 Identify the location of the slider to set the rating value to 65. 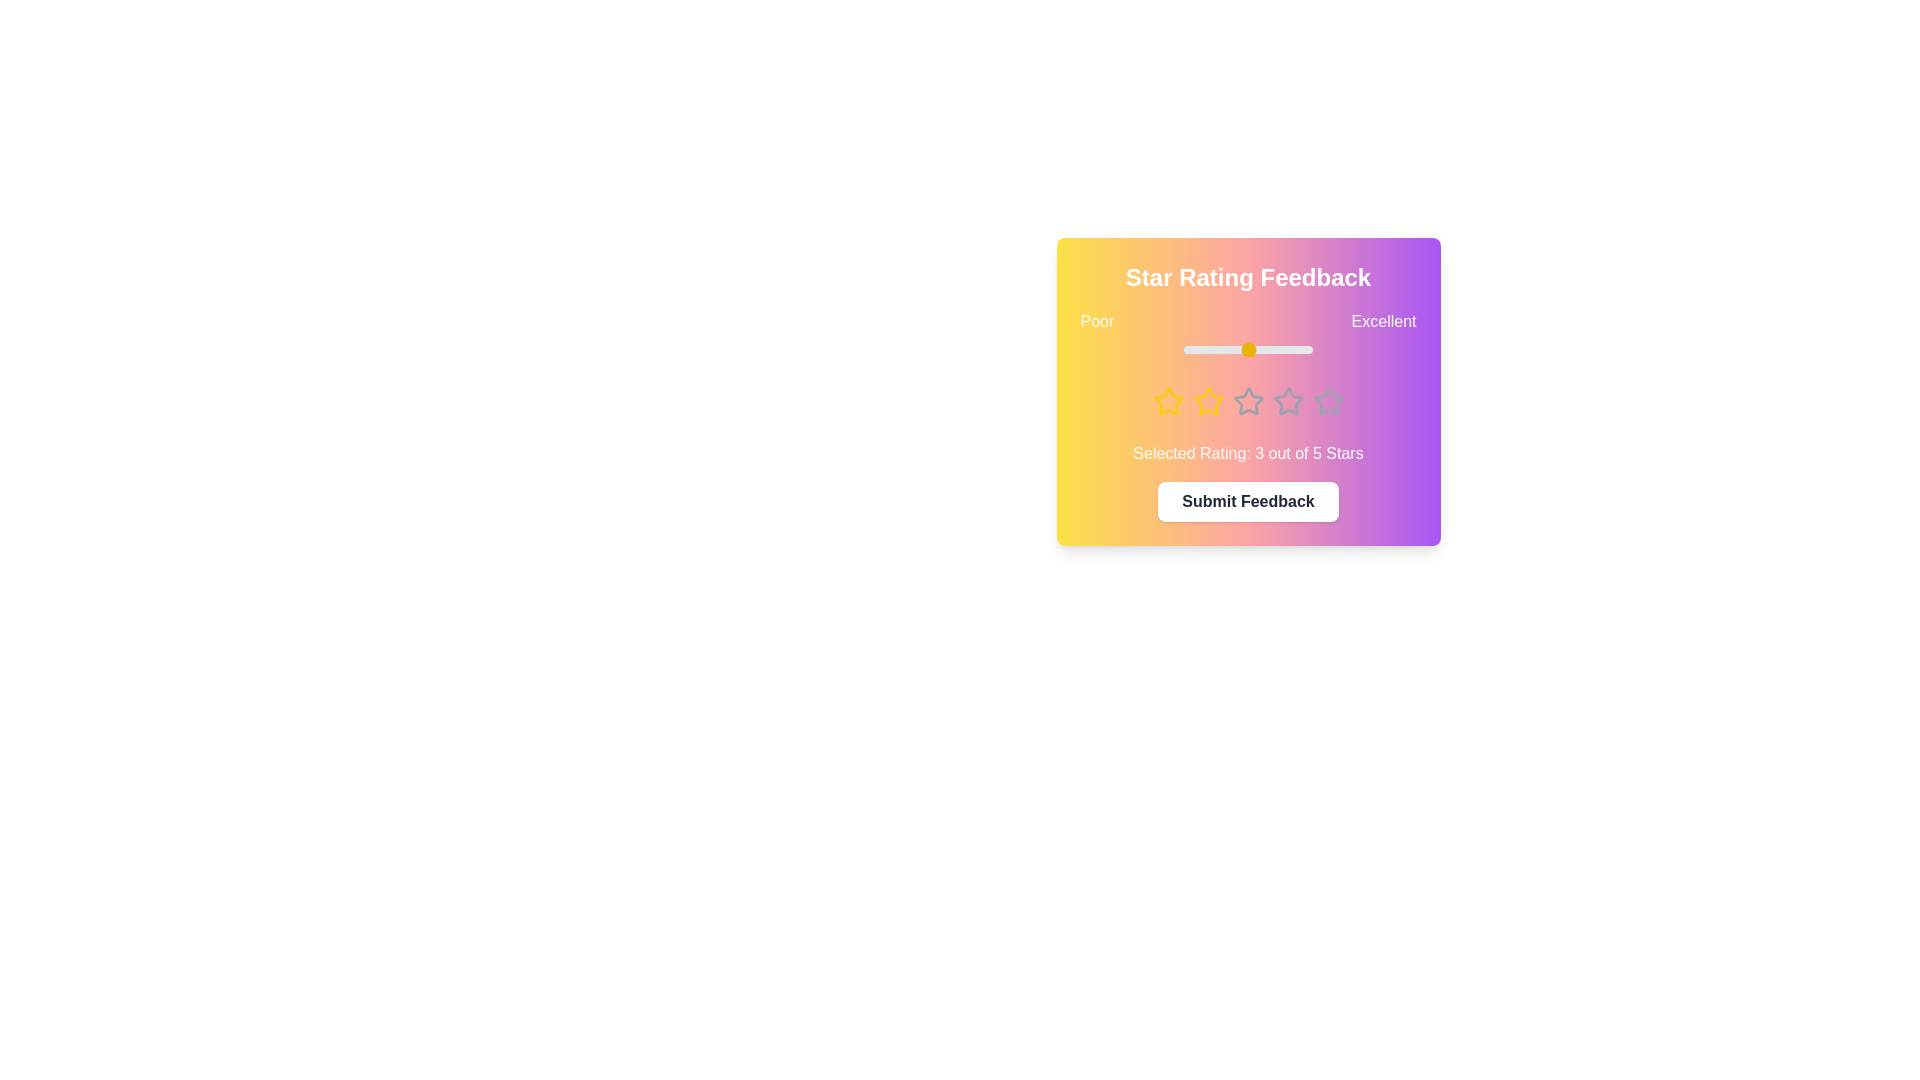
(1266, 349).